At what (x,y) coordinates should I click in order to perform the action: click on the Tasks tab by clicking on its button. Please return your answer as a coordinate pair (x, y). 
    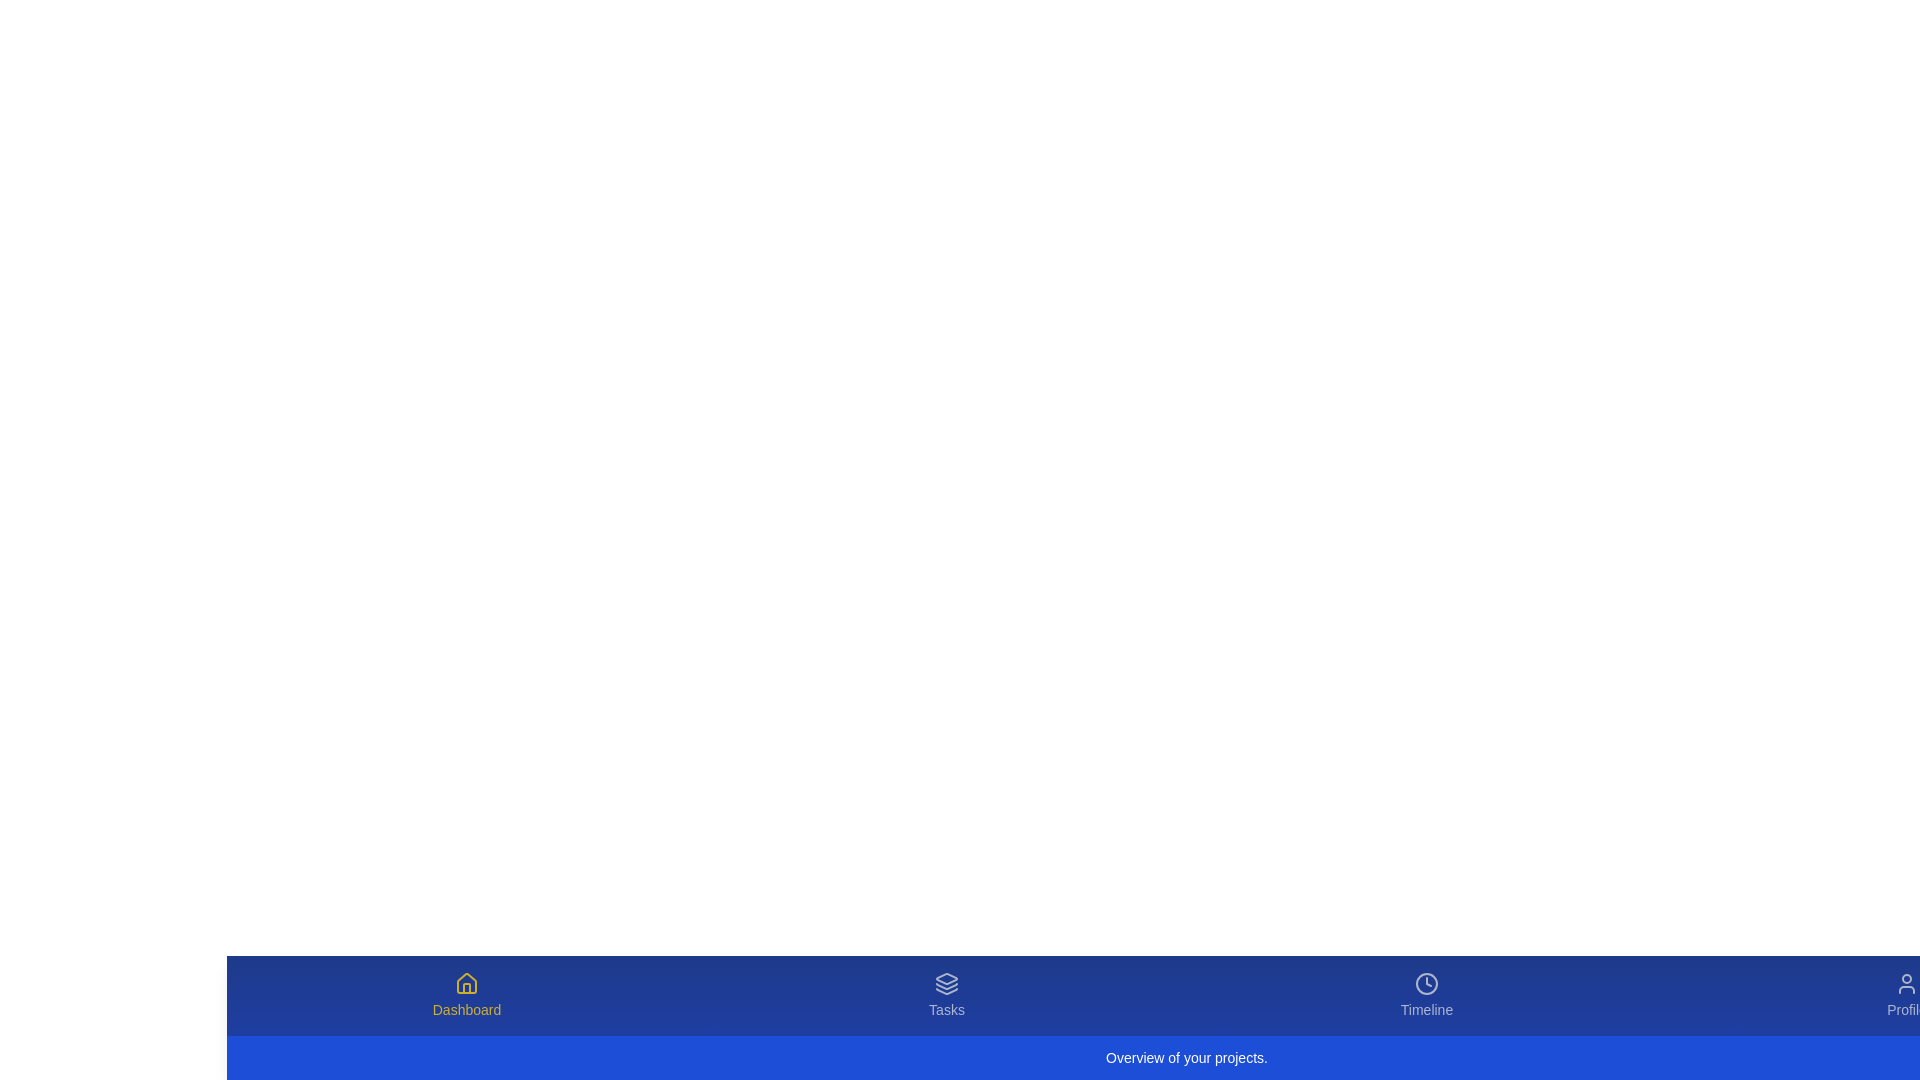
    Looking at the image, I should click on (945, 995).